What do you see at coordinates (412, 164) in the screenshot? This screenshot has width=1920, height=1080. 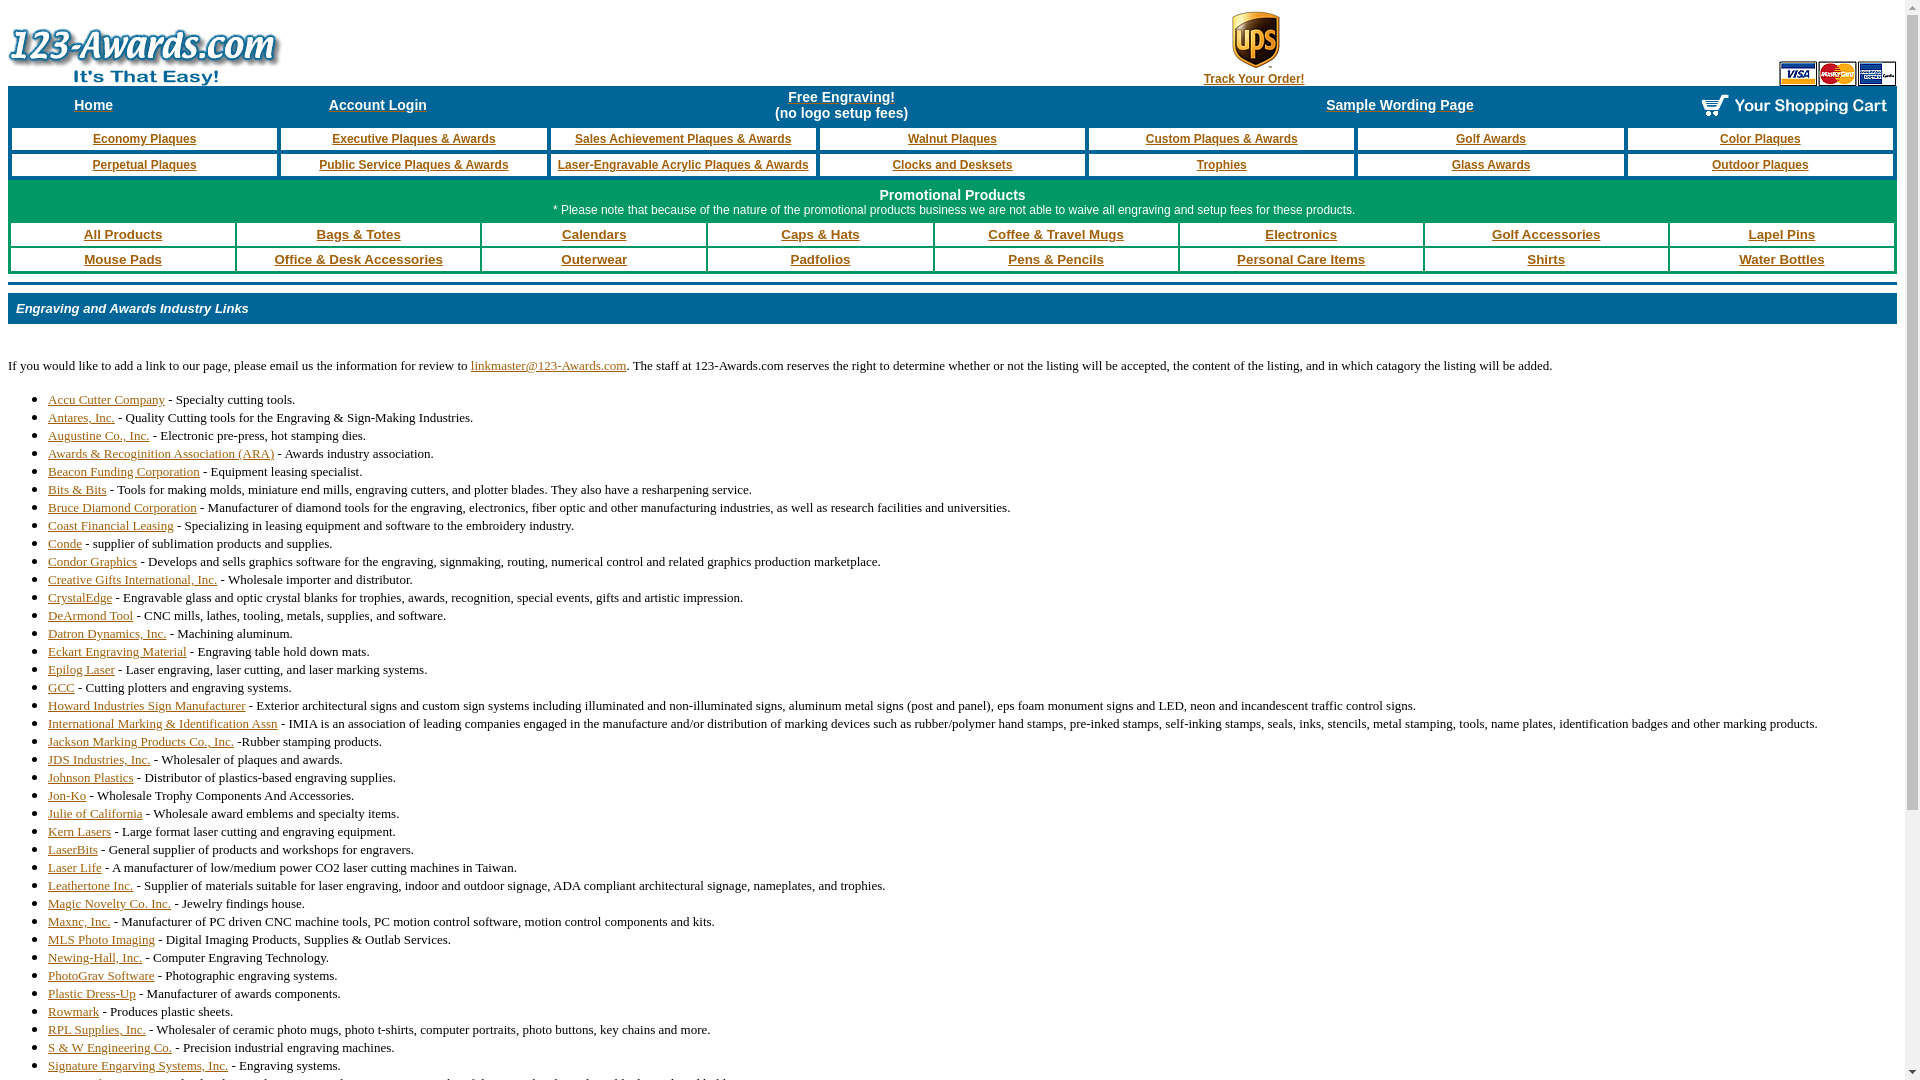 I see `'Public Service Plaques & Awards'` at bounding box center [412, 164].